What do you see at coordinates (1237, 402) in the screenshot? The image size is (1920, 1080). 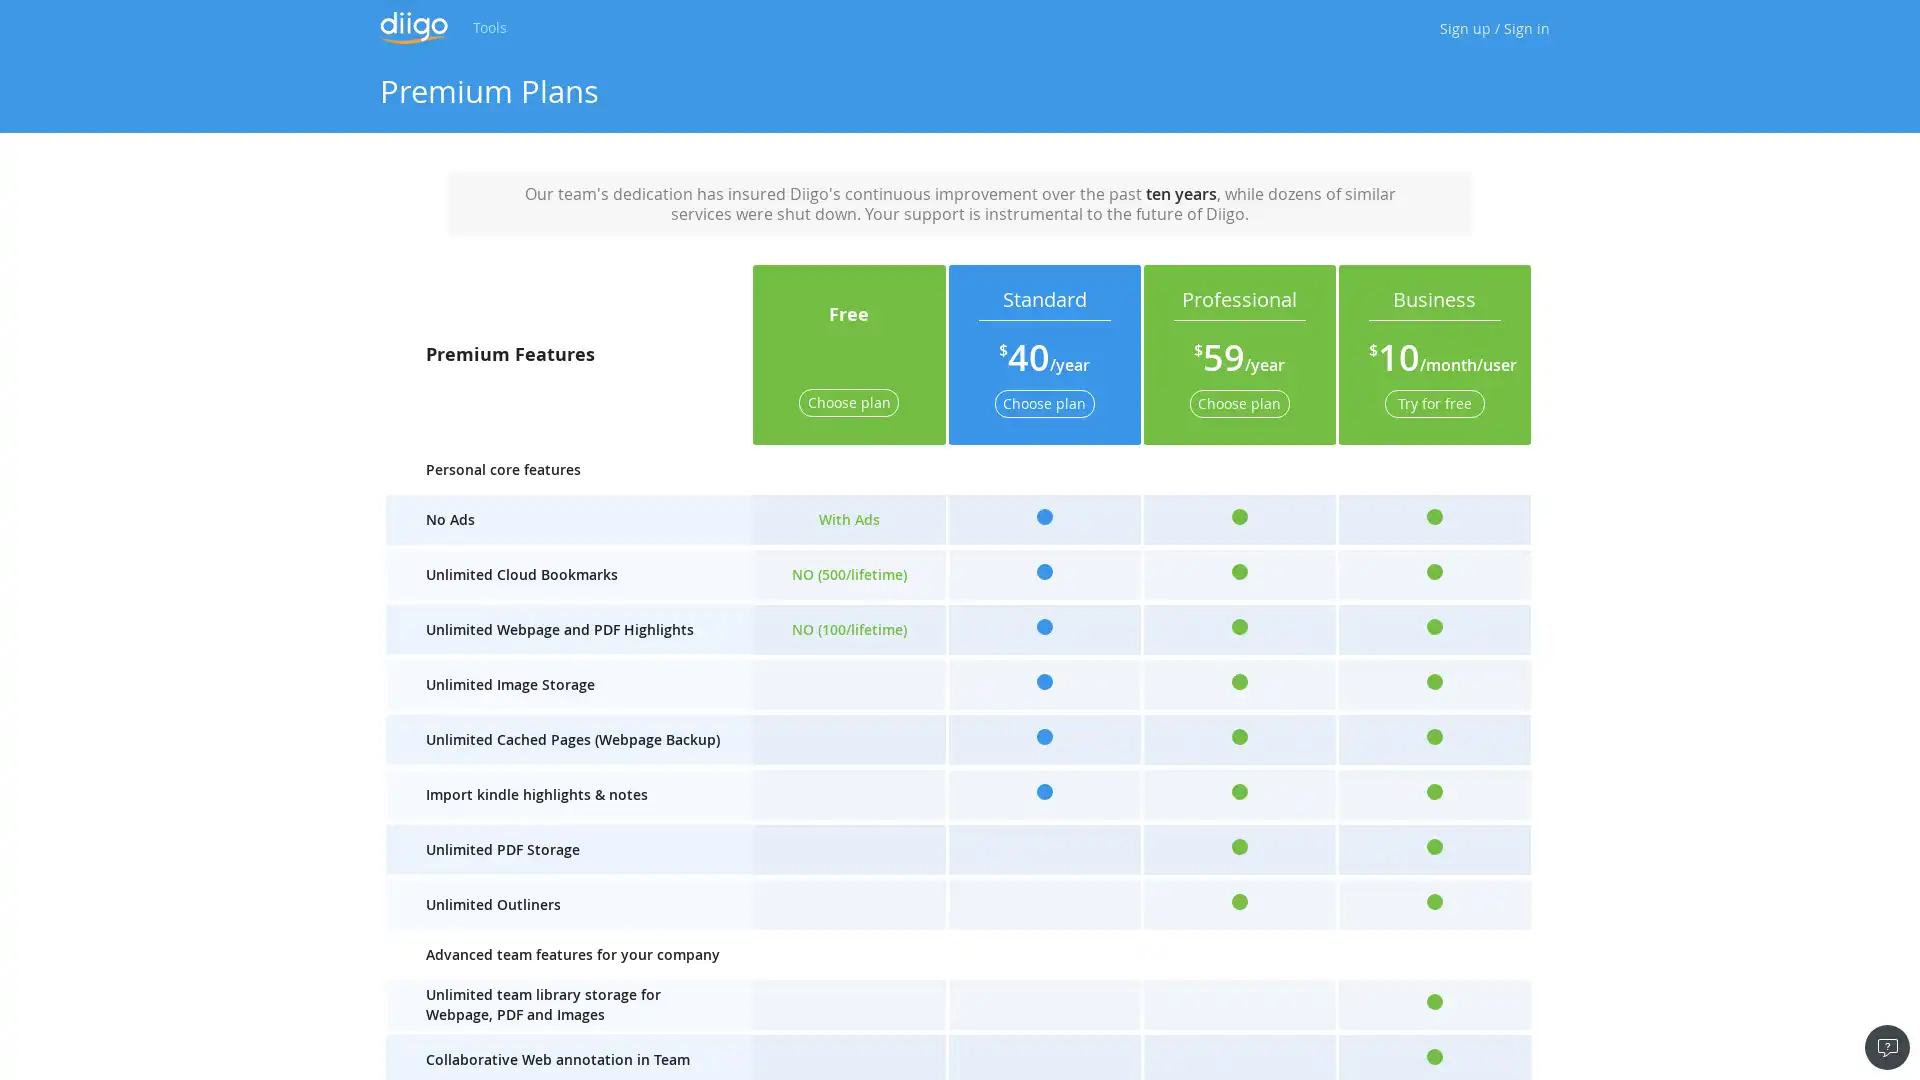 I see `Choose plan` at bounding box center [1237, 402].